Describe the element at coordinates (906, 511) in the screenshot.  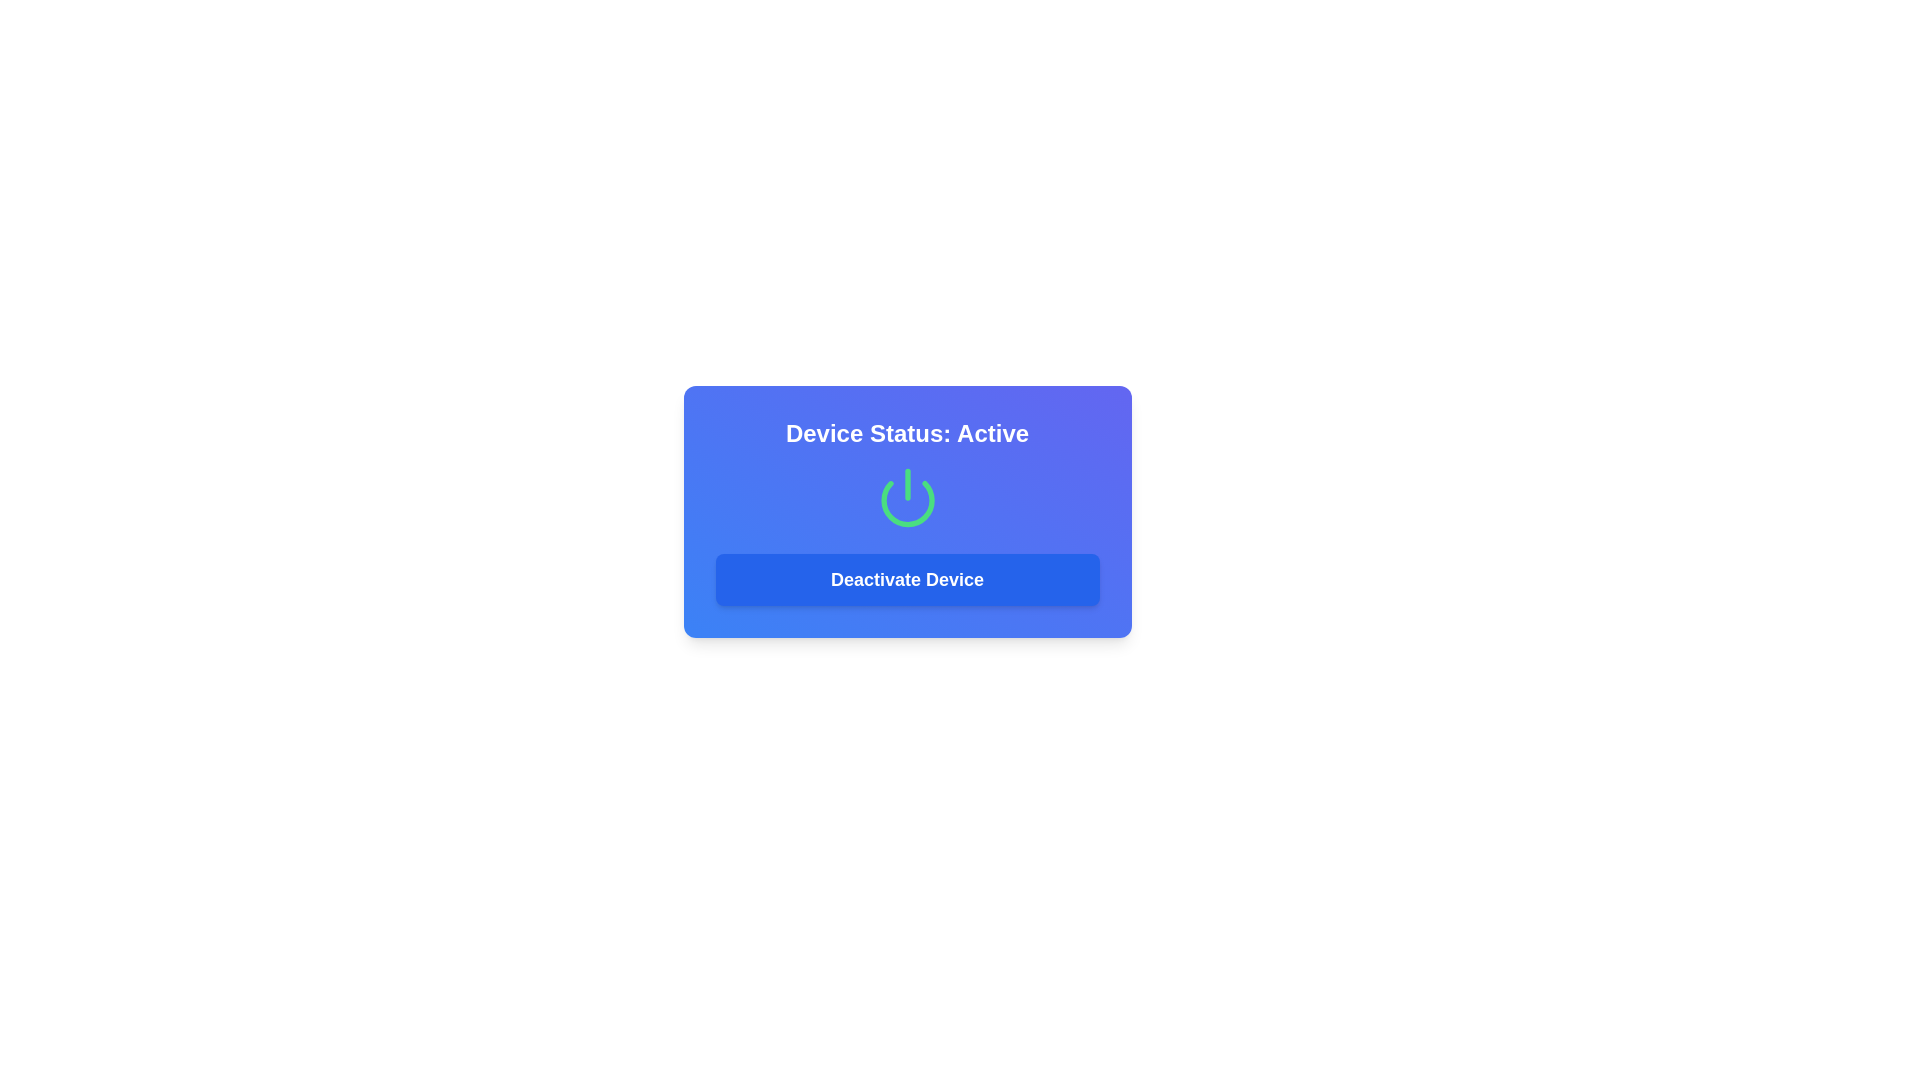
I see `the Informational card with the title 'Device Status: Active' and the 'Deactivate Device' button at the bottom` at that location.